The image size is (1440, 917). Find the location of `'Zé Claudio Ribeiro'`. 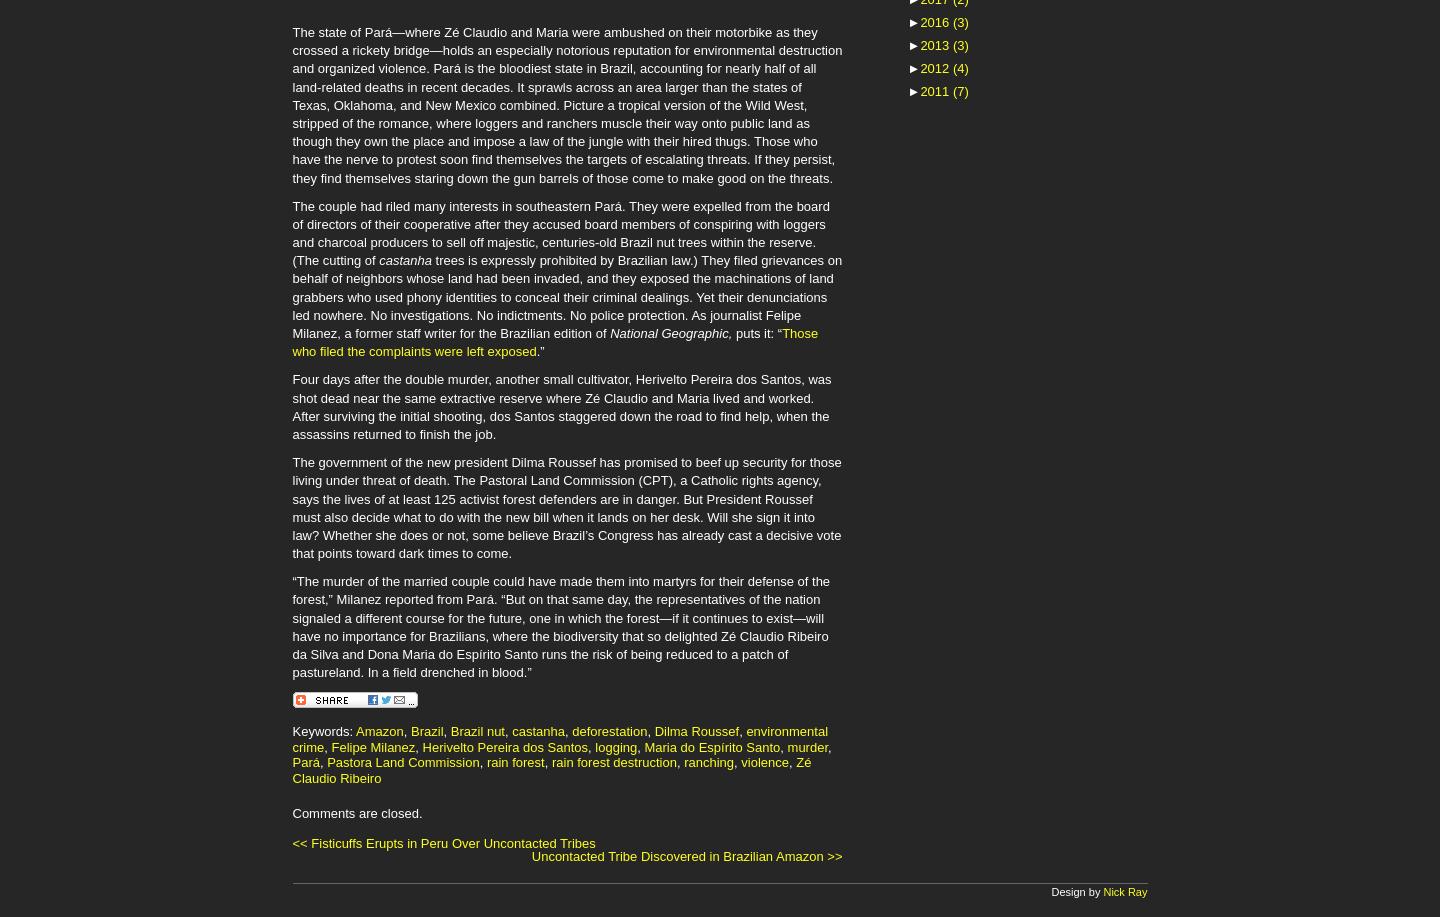

'Zé Claudio Ribeiro' is located at coordinates (551, 769).